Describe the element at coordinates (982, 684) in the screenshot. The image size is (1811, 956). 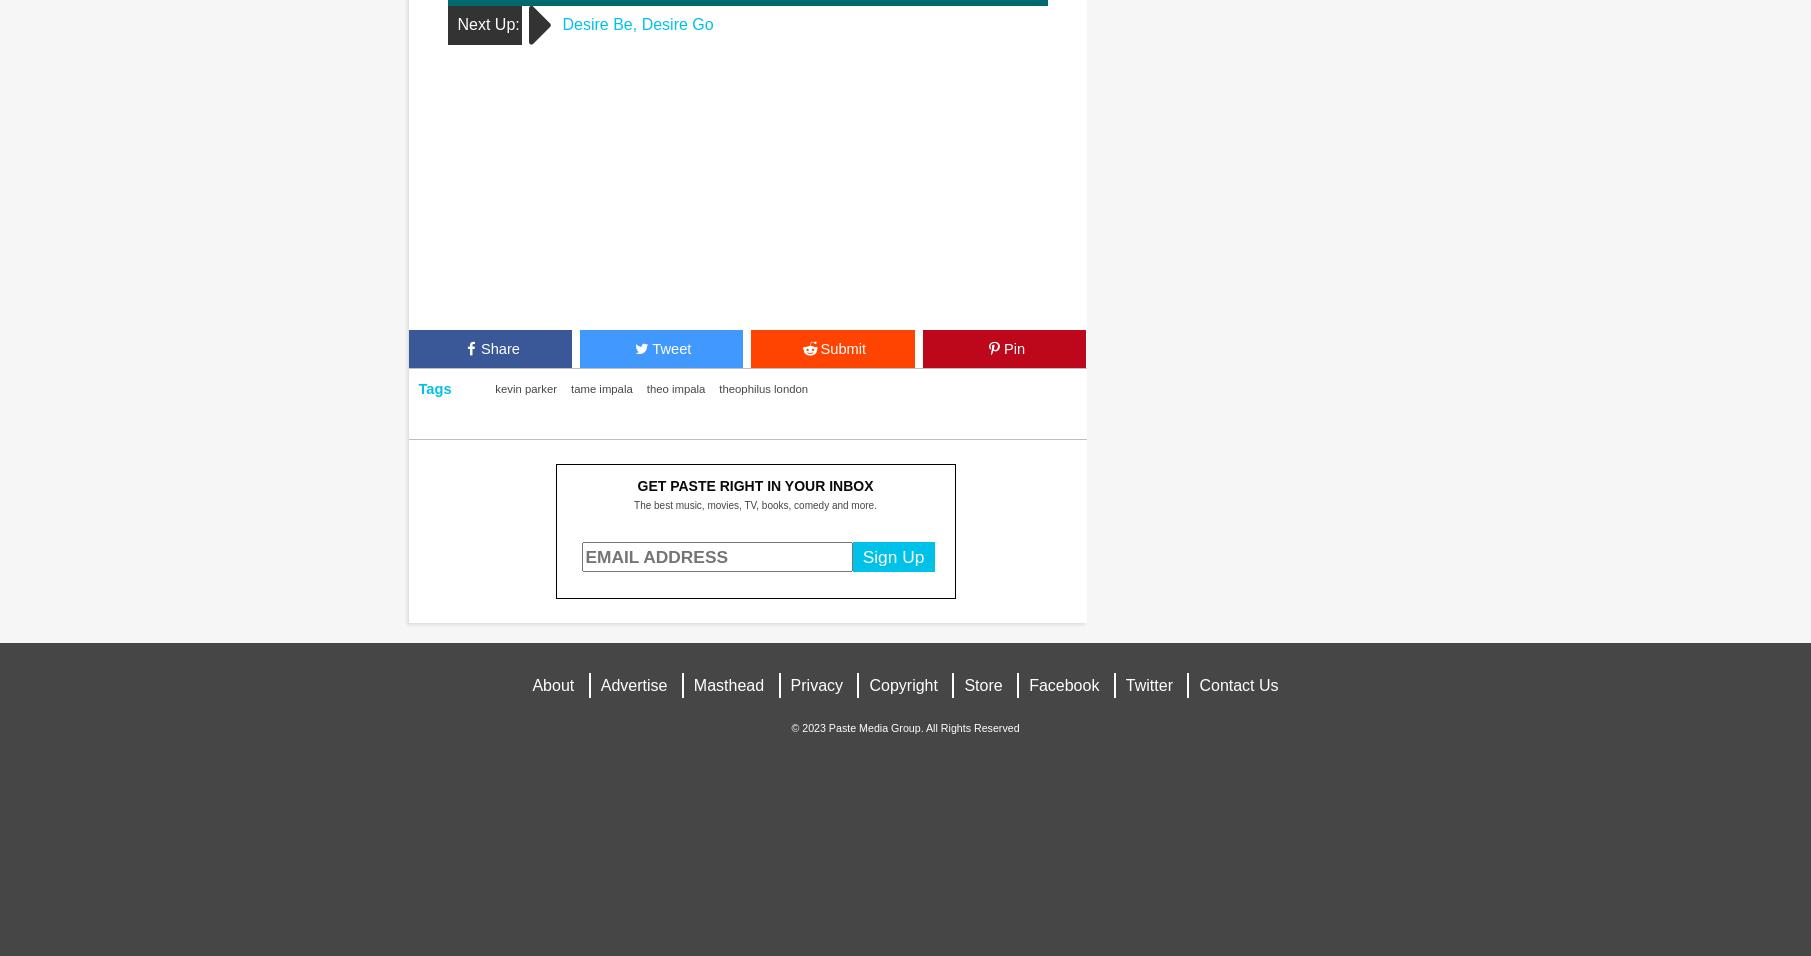
I see `'Store'` at that location.